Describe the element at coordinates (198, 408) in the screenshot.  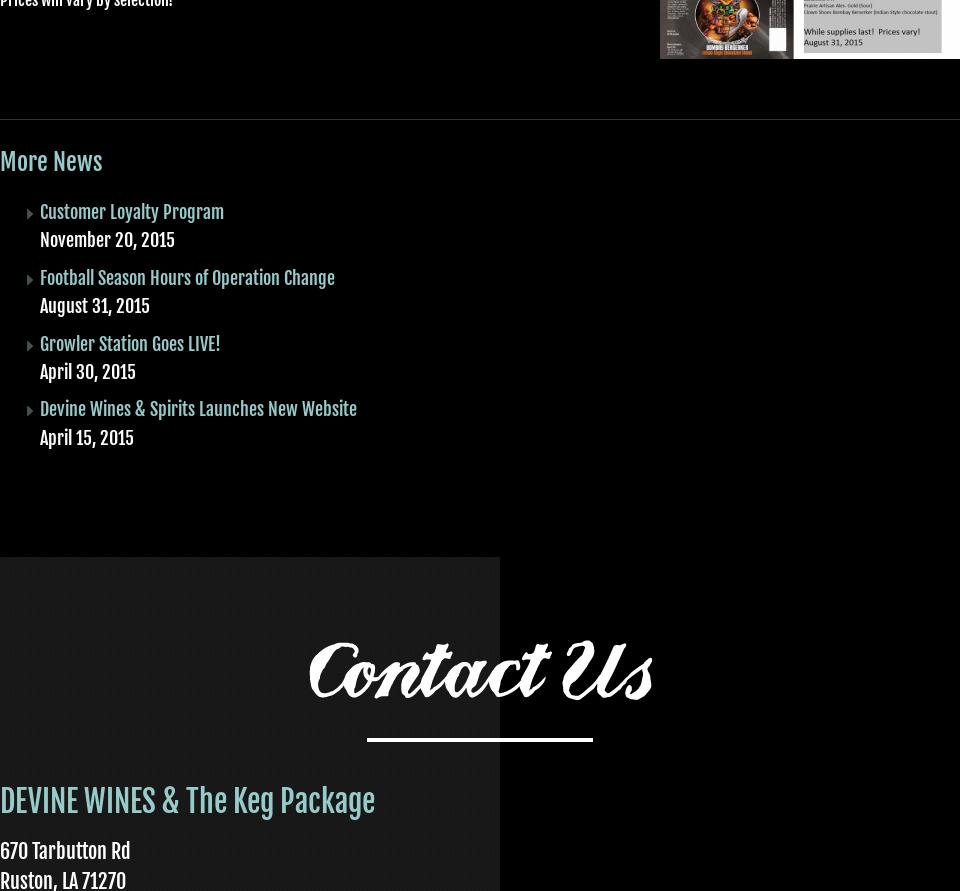
I see `'Devine Wines & Spirits Launches New Website'` at that location.